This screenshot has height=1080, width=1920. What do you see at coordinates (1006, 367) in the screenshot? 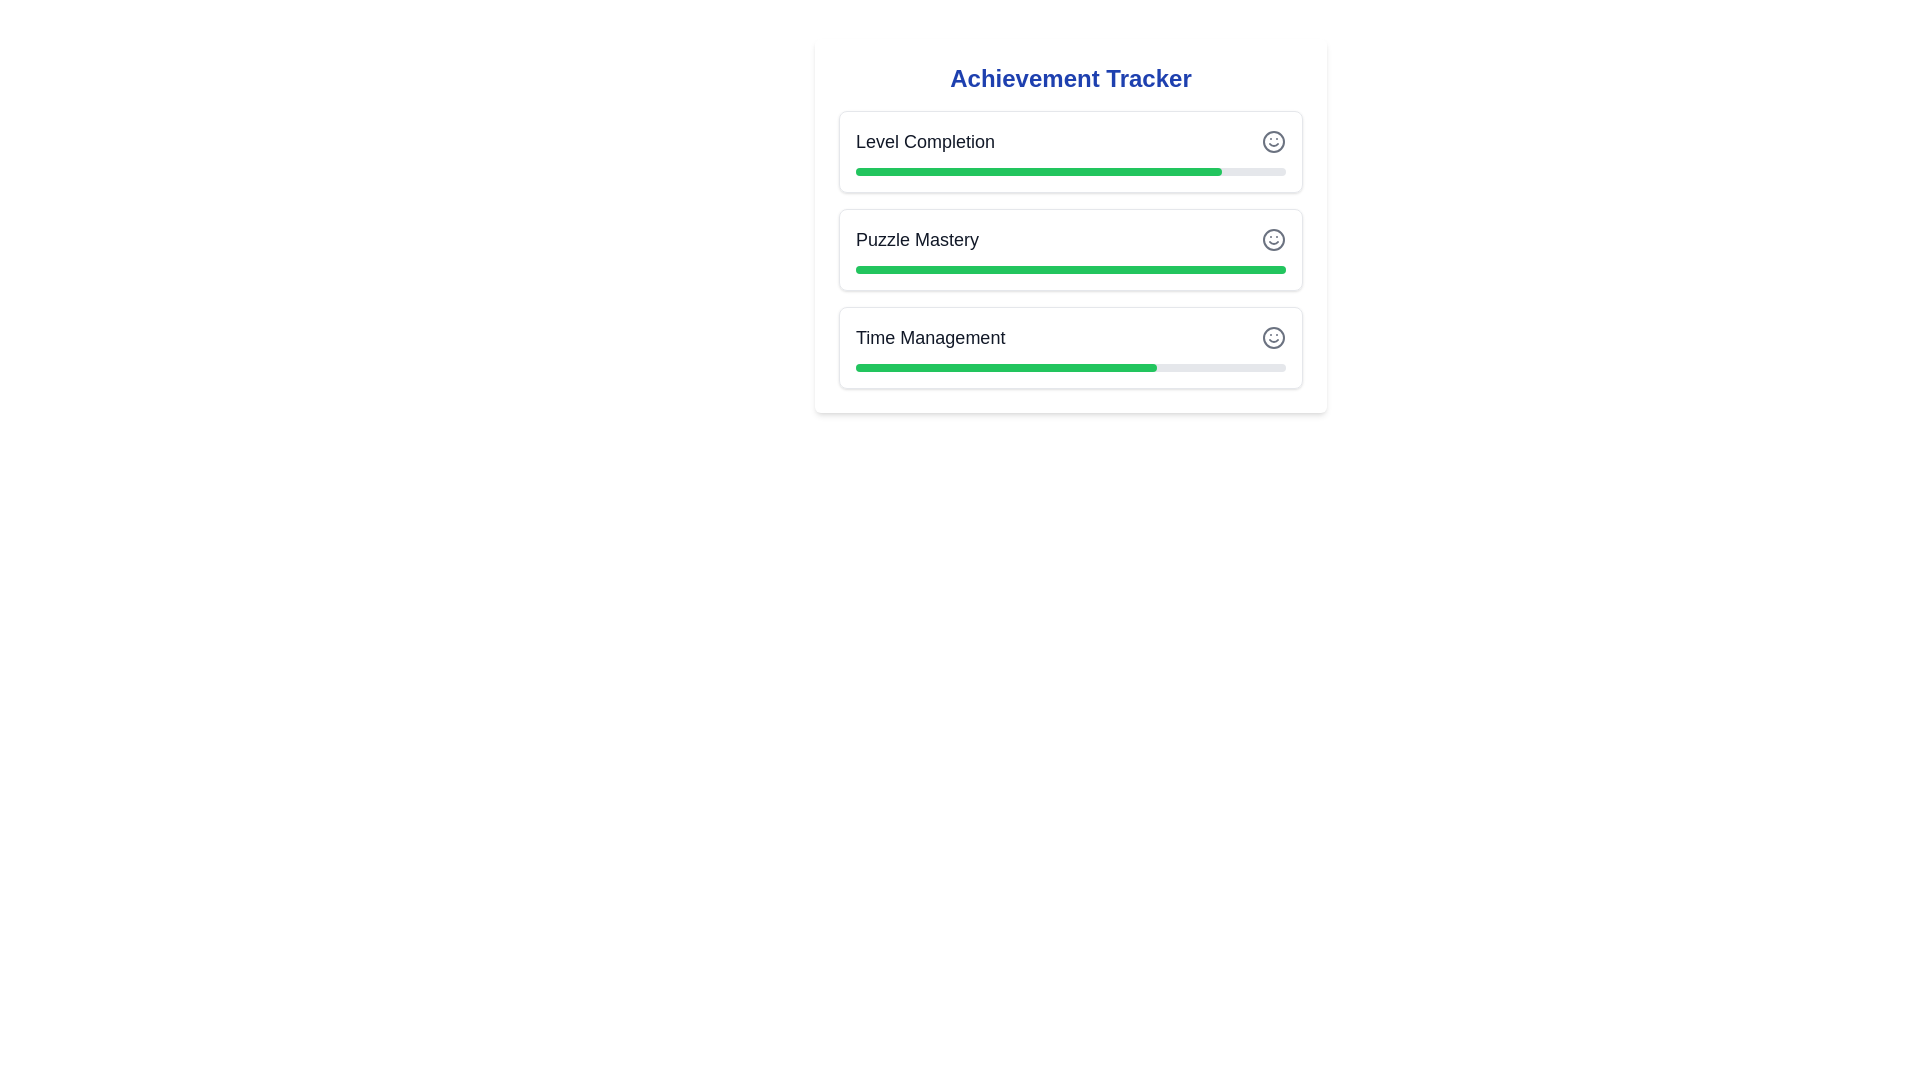
I see `the Progress bar located within the 'Time Management' section of the 'Achievement Tracker', which visually indicates completion status` at bounding box center [1006, 367].